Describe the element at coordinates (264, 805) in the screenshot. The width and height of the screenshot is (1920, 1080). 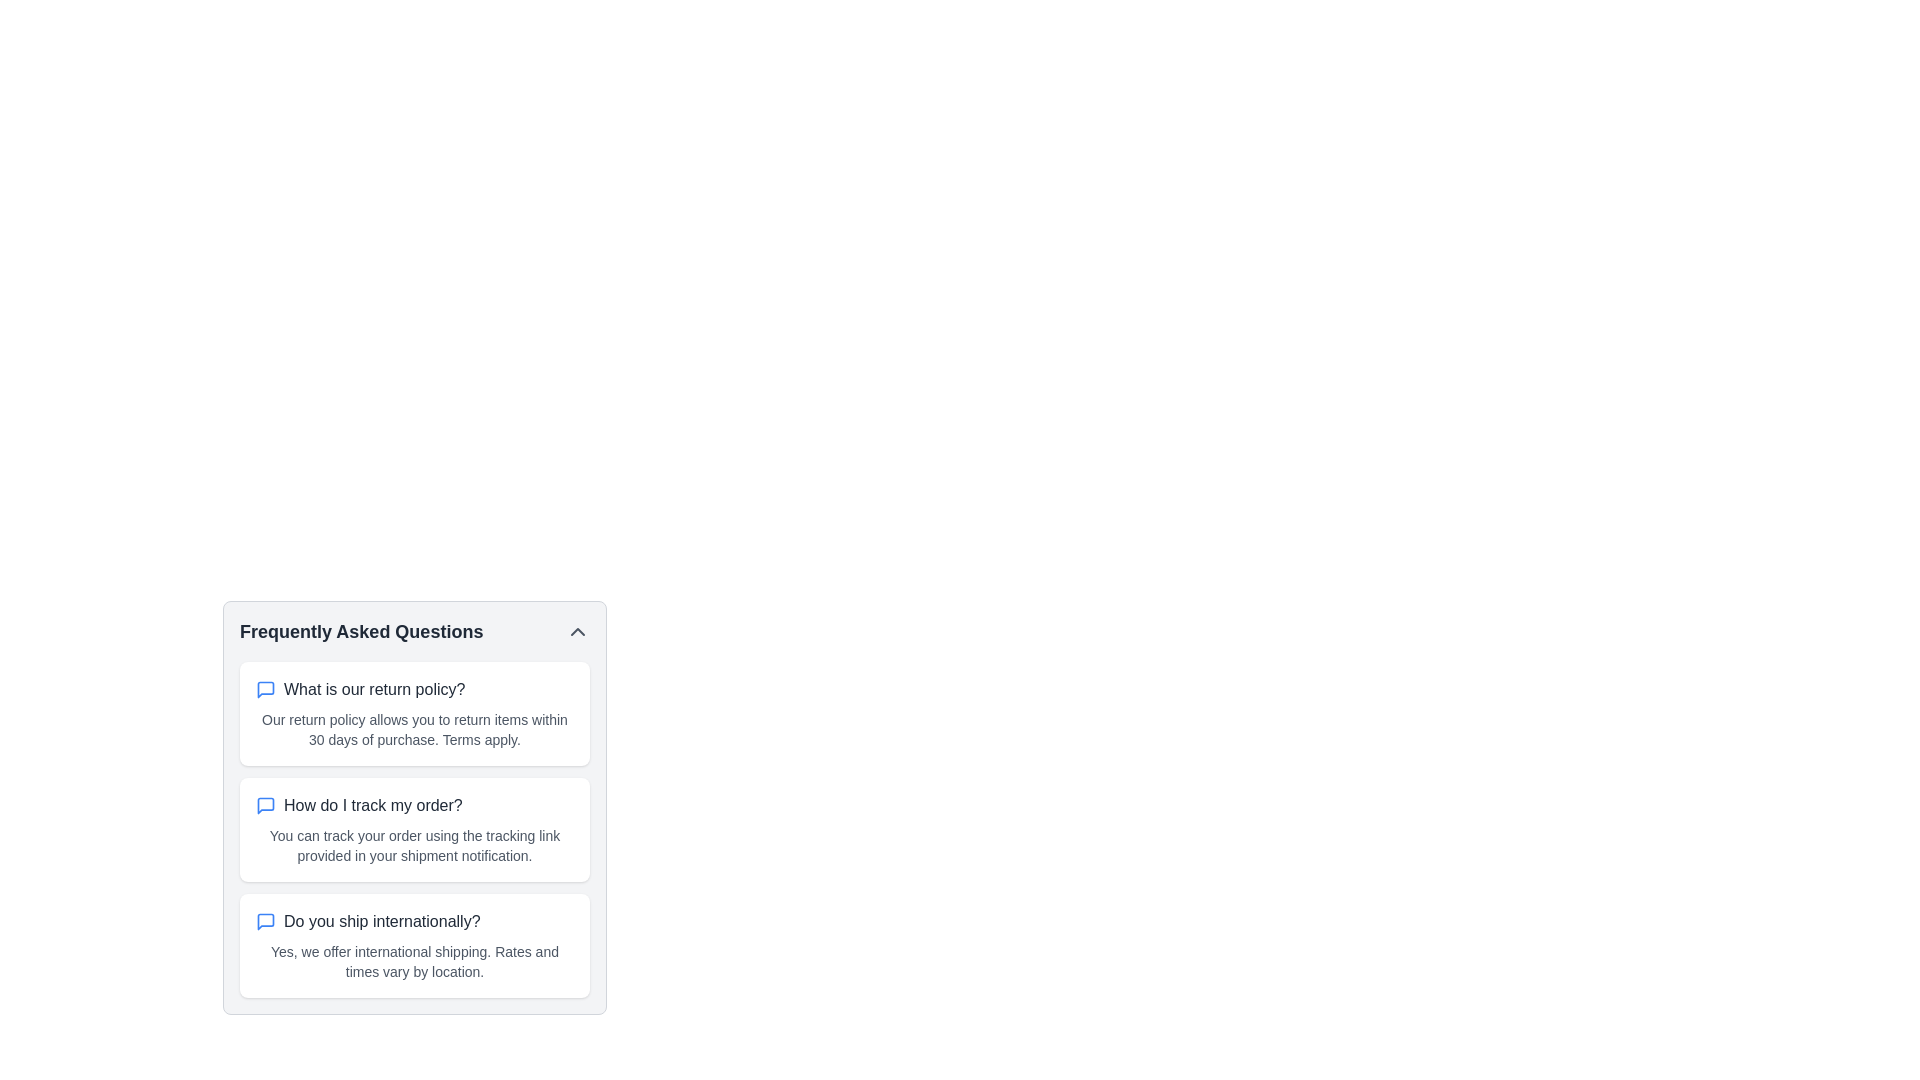
I see `the blue speech balloon icon located to the left of the text 'How do I track my order?' in the Frequently Asked Questions section` at that location.